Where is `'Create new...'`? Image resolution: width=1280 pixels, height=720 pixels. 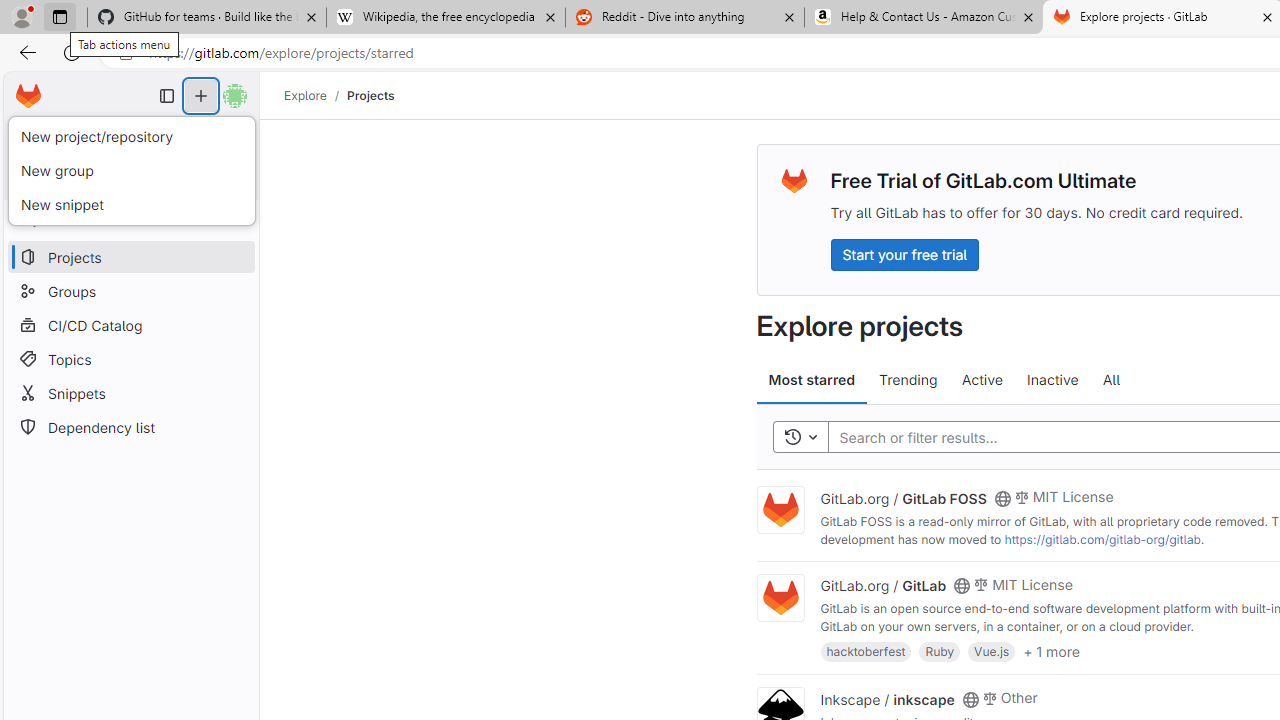
'Create new...' is located at coordinates (201, 96).